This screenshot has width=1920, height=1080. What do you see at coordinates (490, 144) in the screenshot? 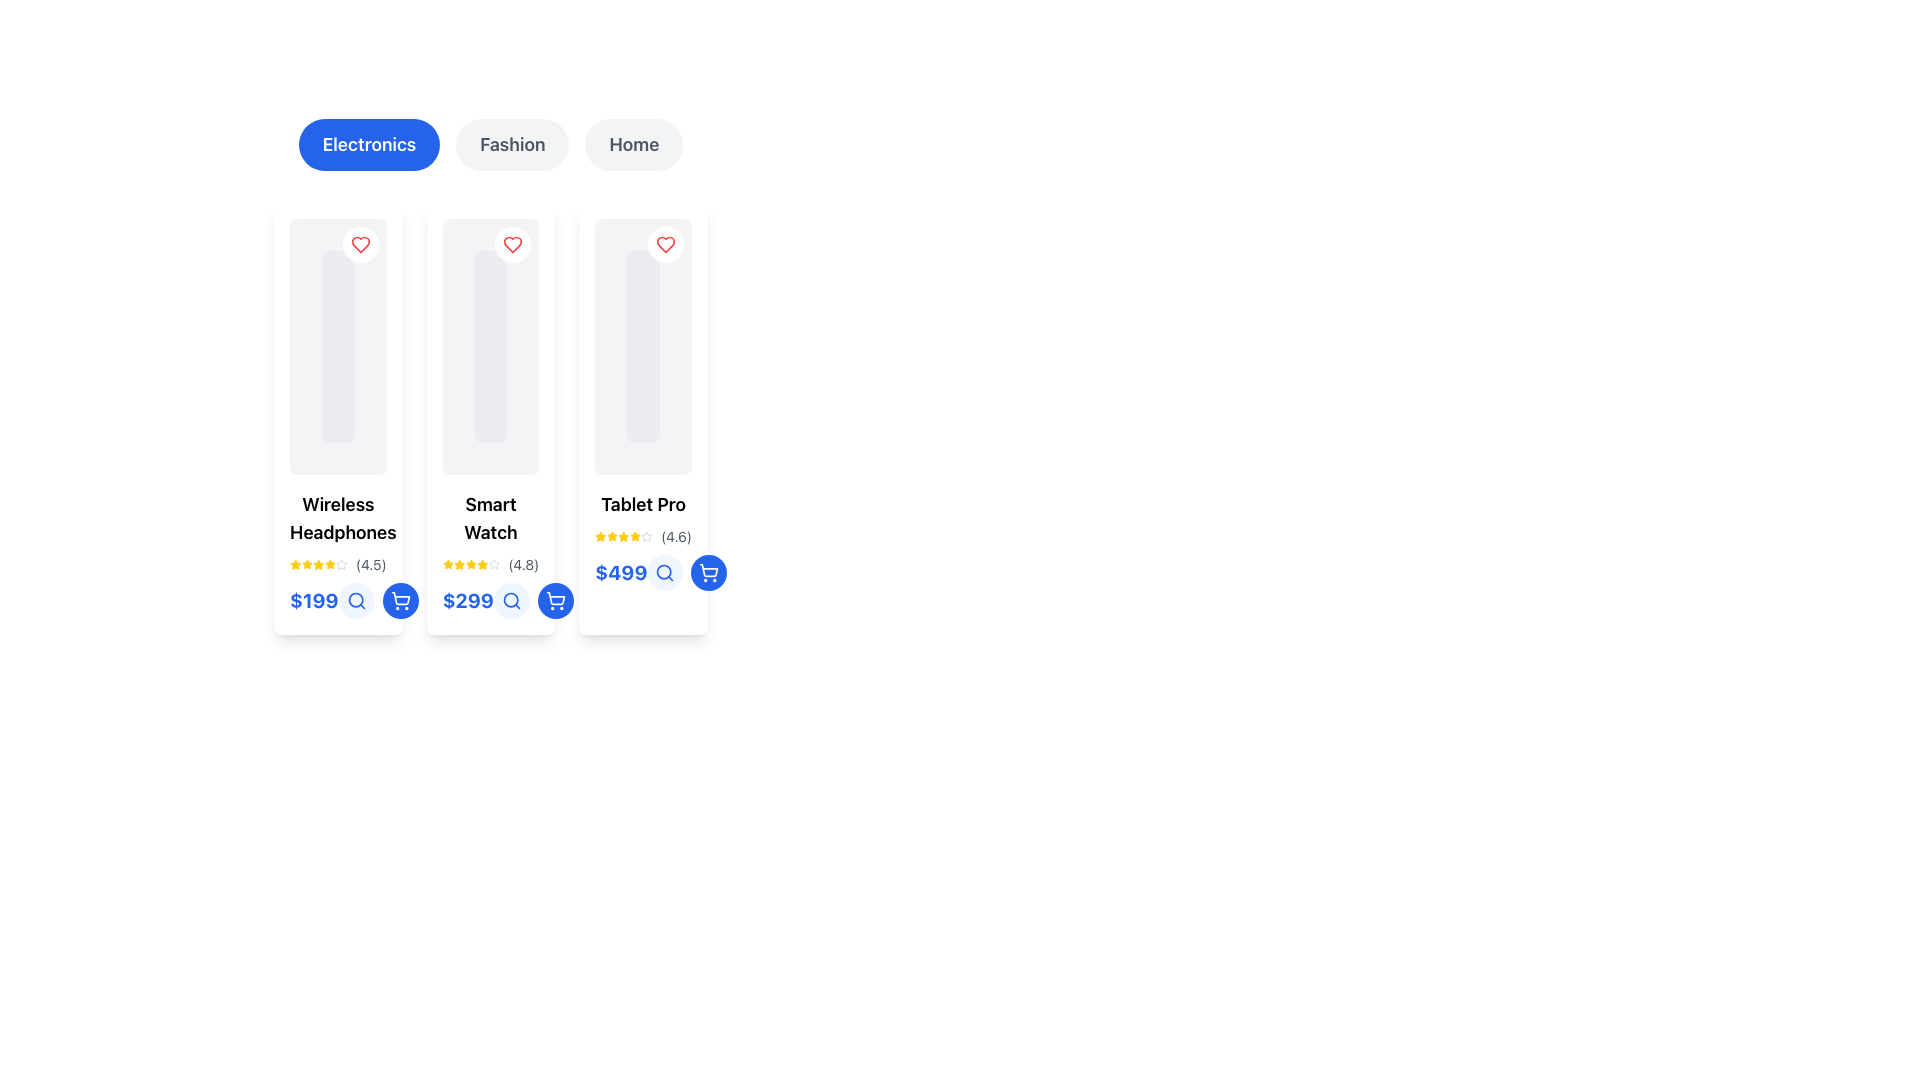
I see `the middle button labeled 'Fashion' in the horizontal menu bar` at bounding box center [490, 144].